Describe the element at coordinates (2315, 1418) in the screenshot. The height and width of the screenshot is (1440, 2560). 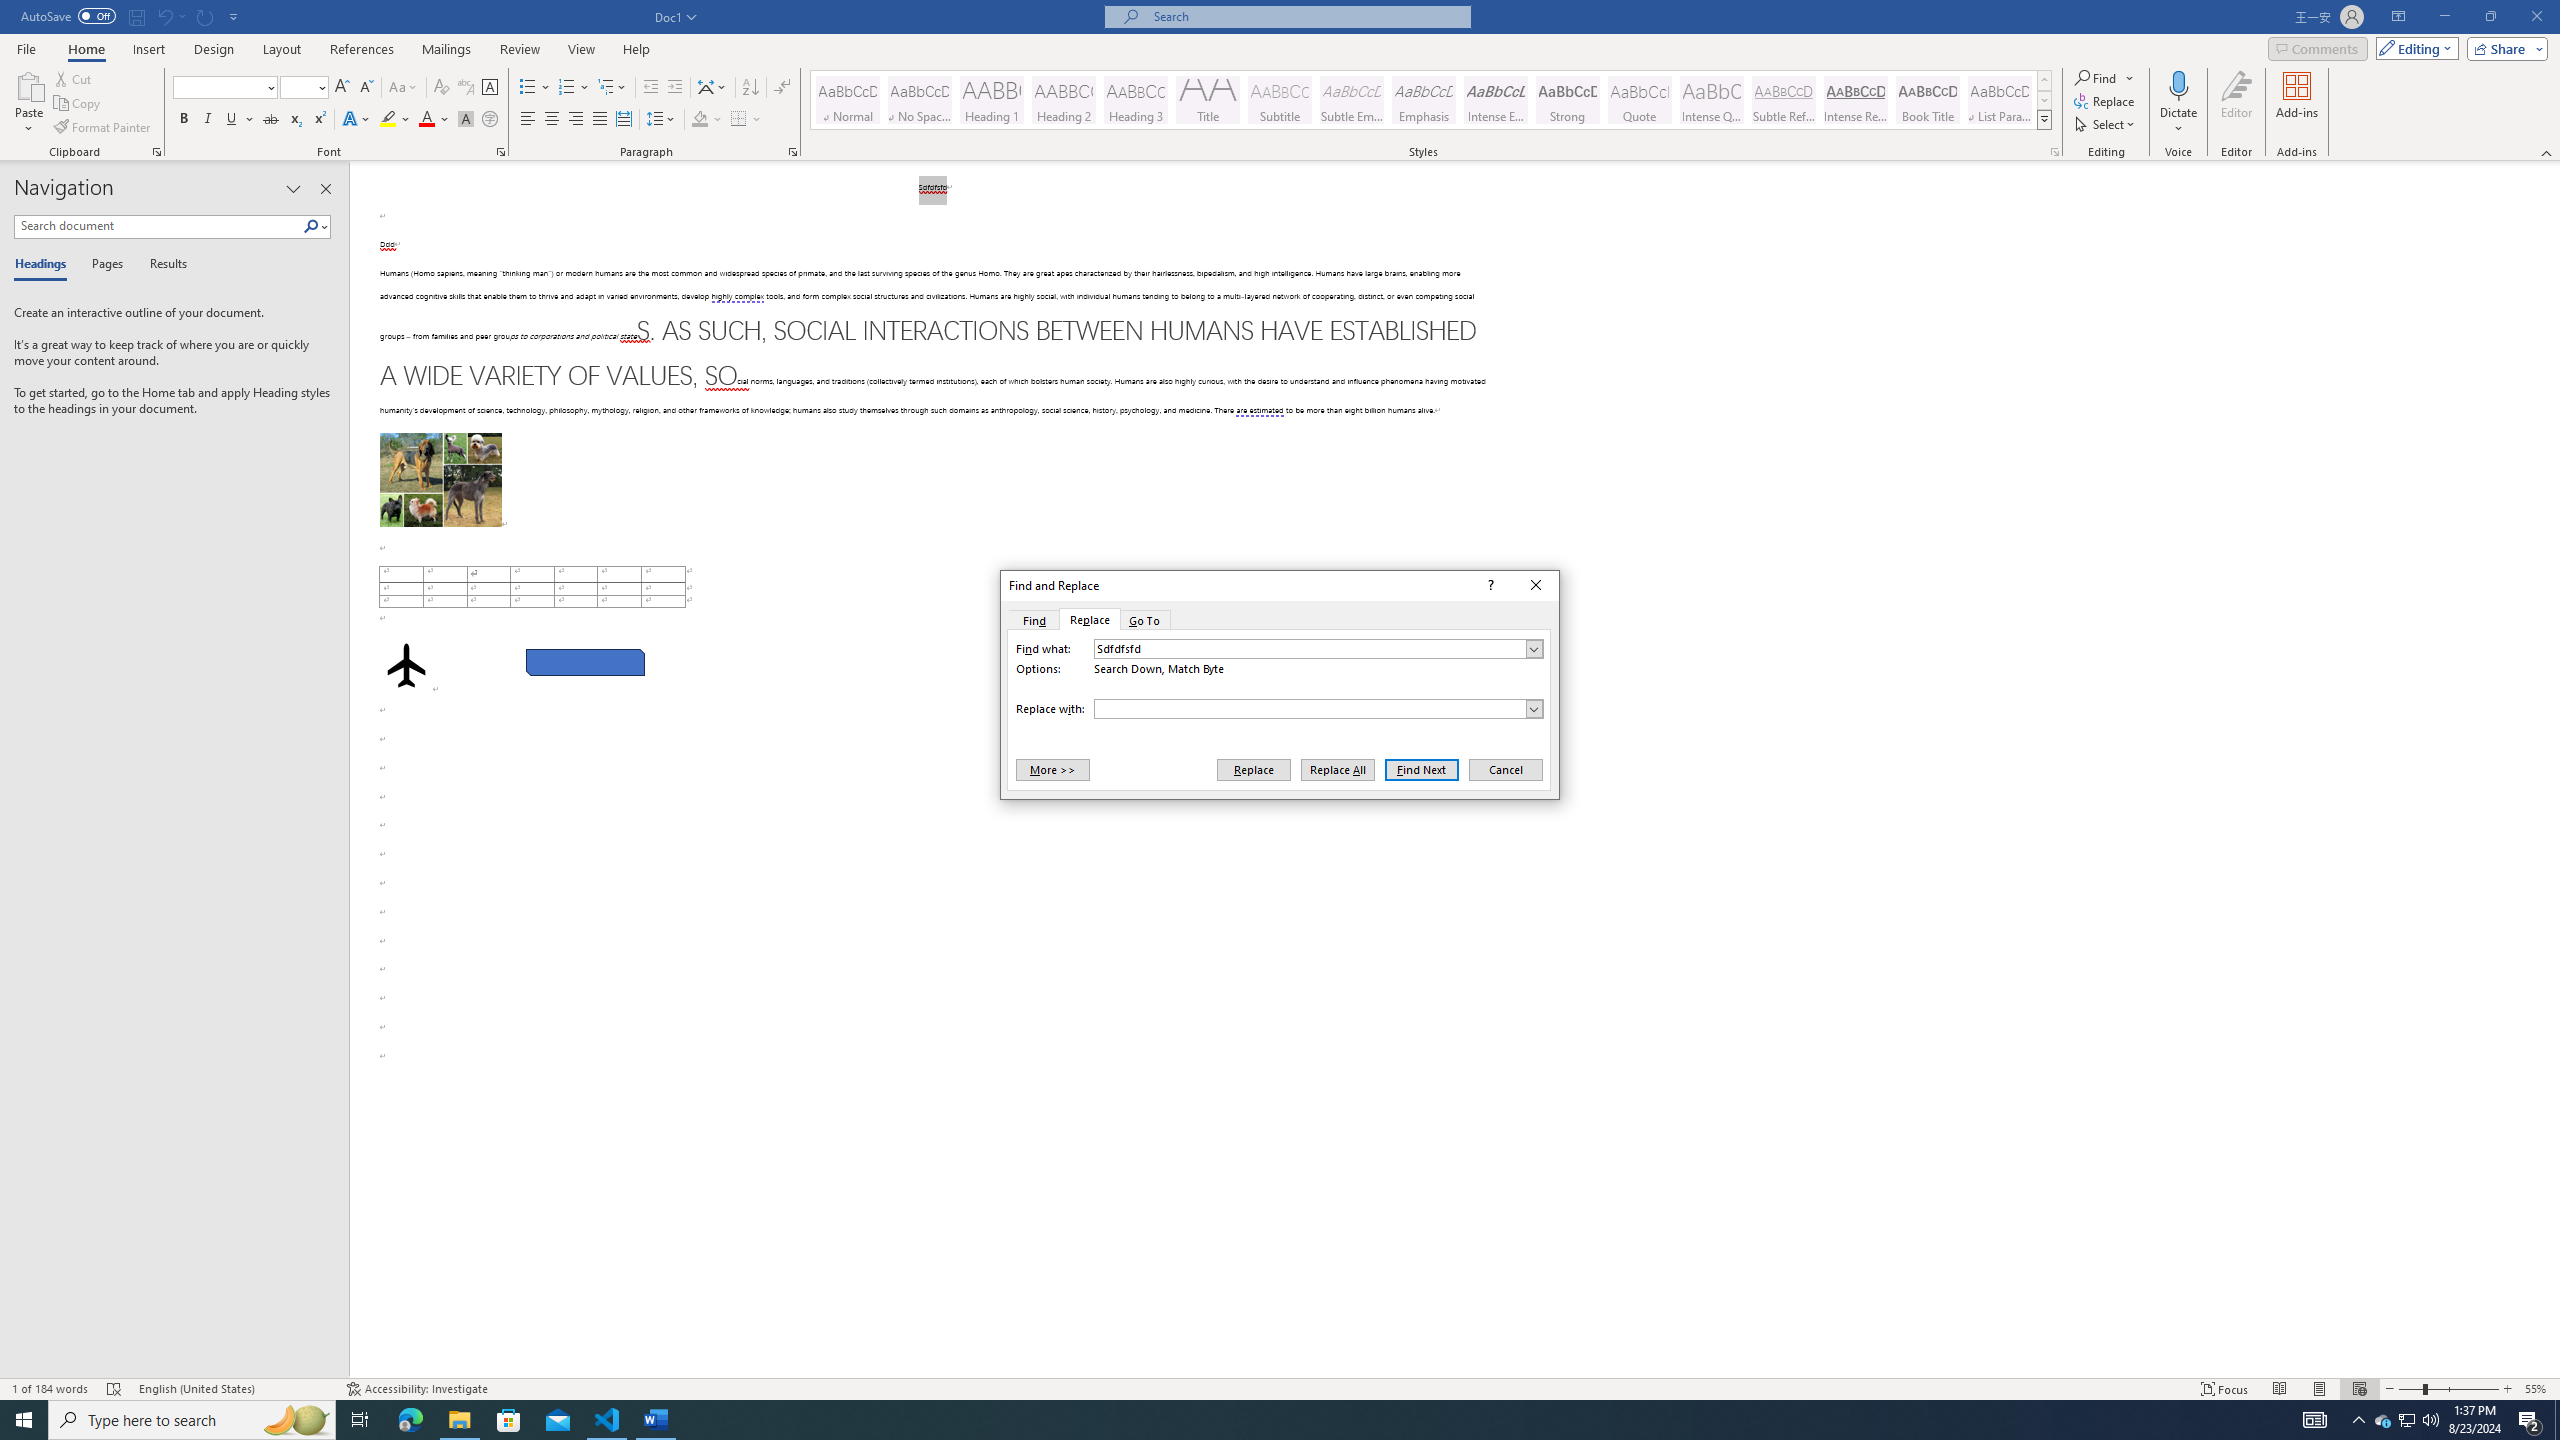
I see `'AutomationID: 4105'` at that location.